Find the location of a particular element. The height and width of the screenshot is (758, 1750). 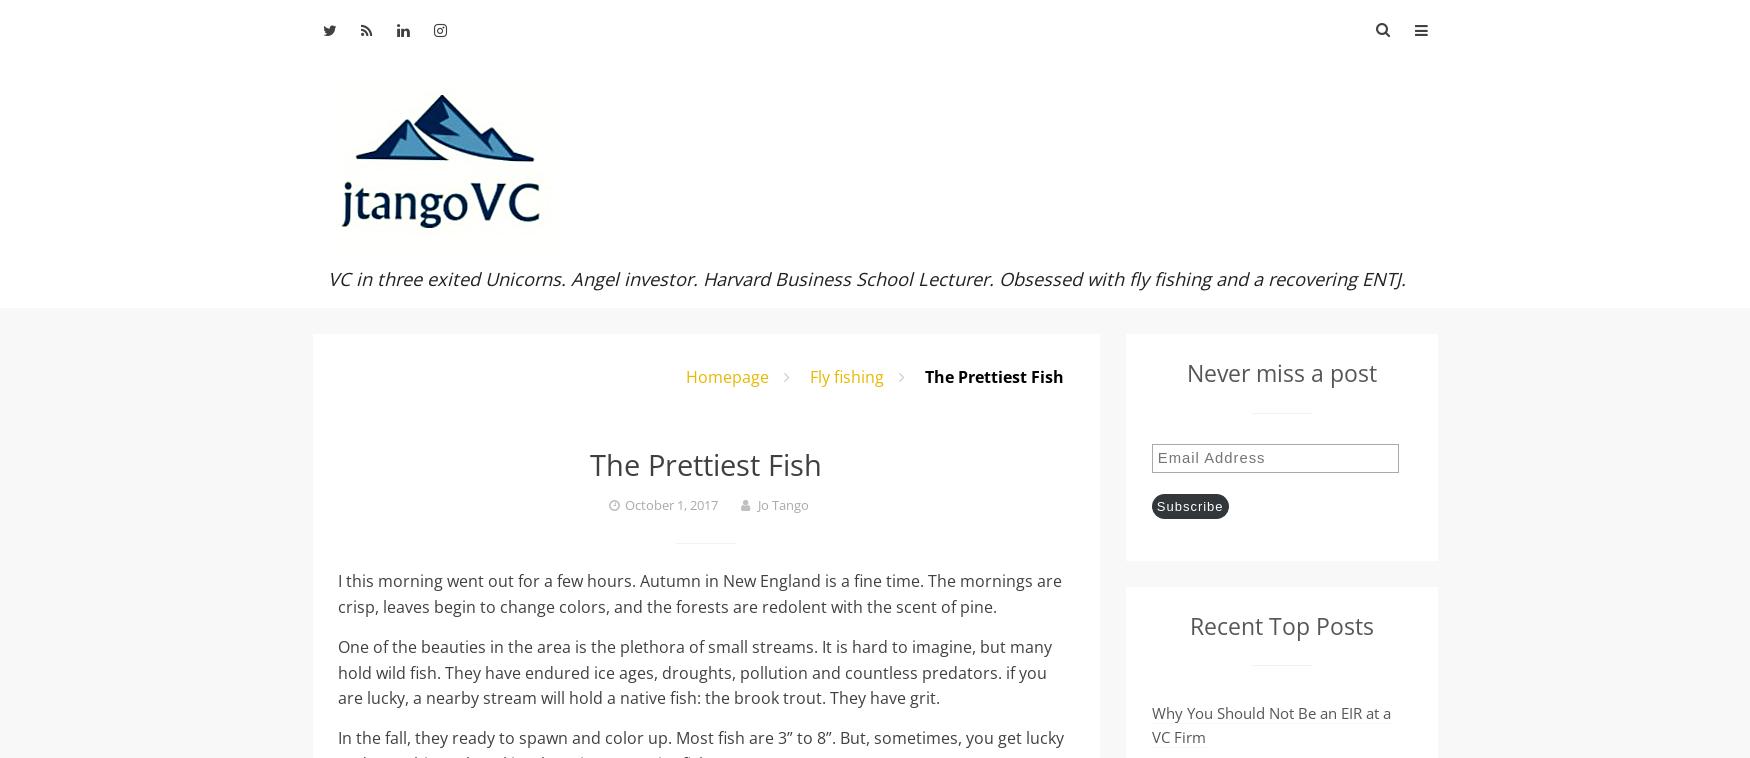

'October 1, 2017' is located at coordinates (669, 503).